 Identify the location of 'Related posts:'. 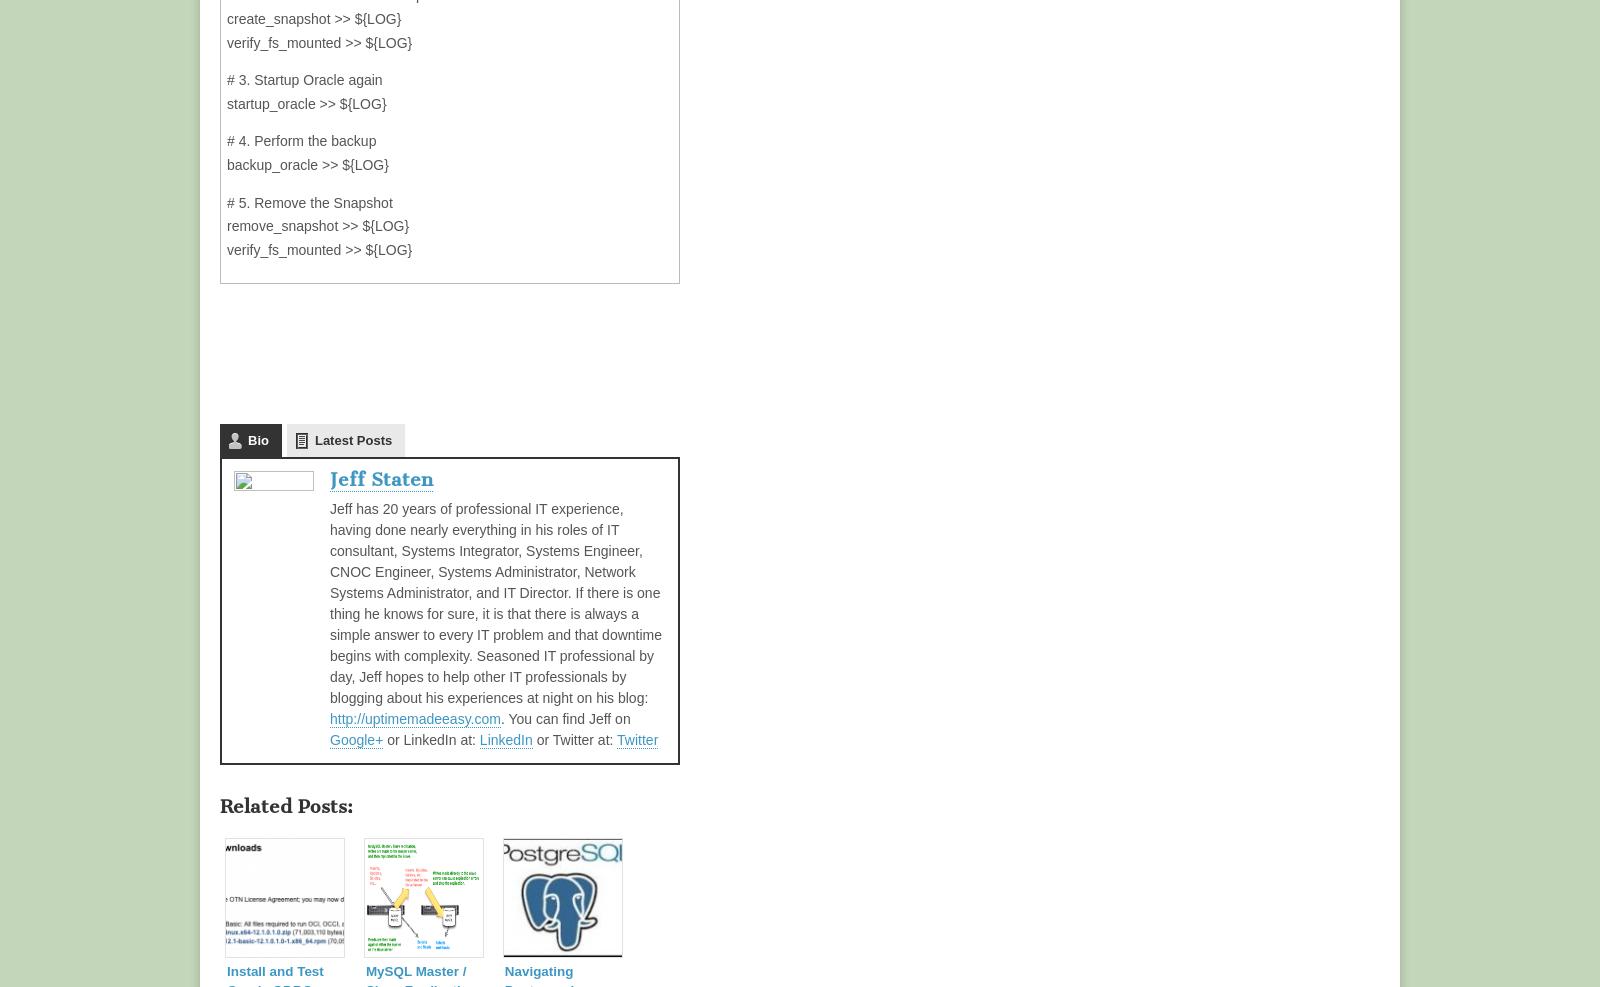
(220, 806).